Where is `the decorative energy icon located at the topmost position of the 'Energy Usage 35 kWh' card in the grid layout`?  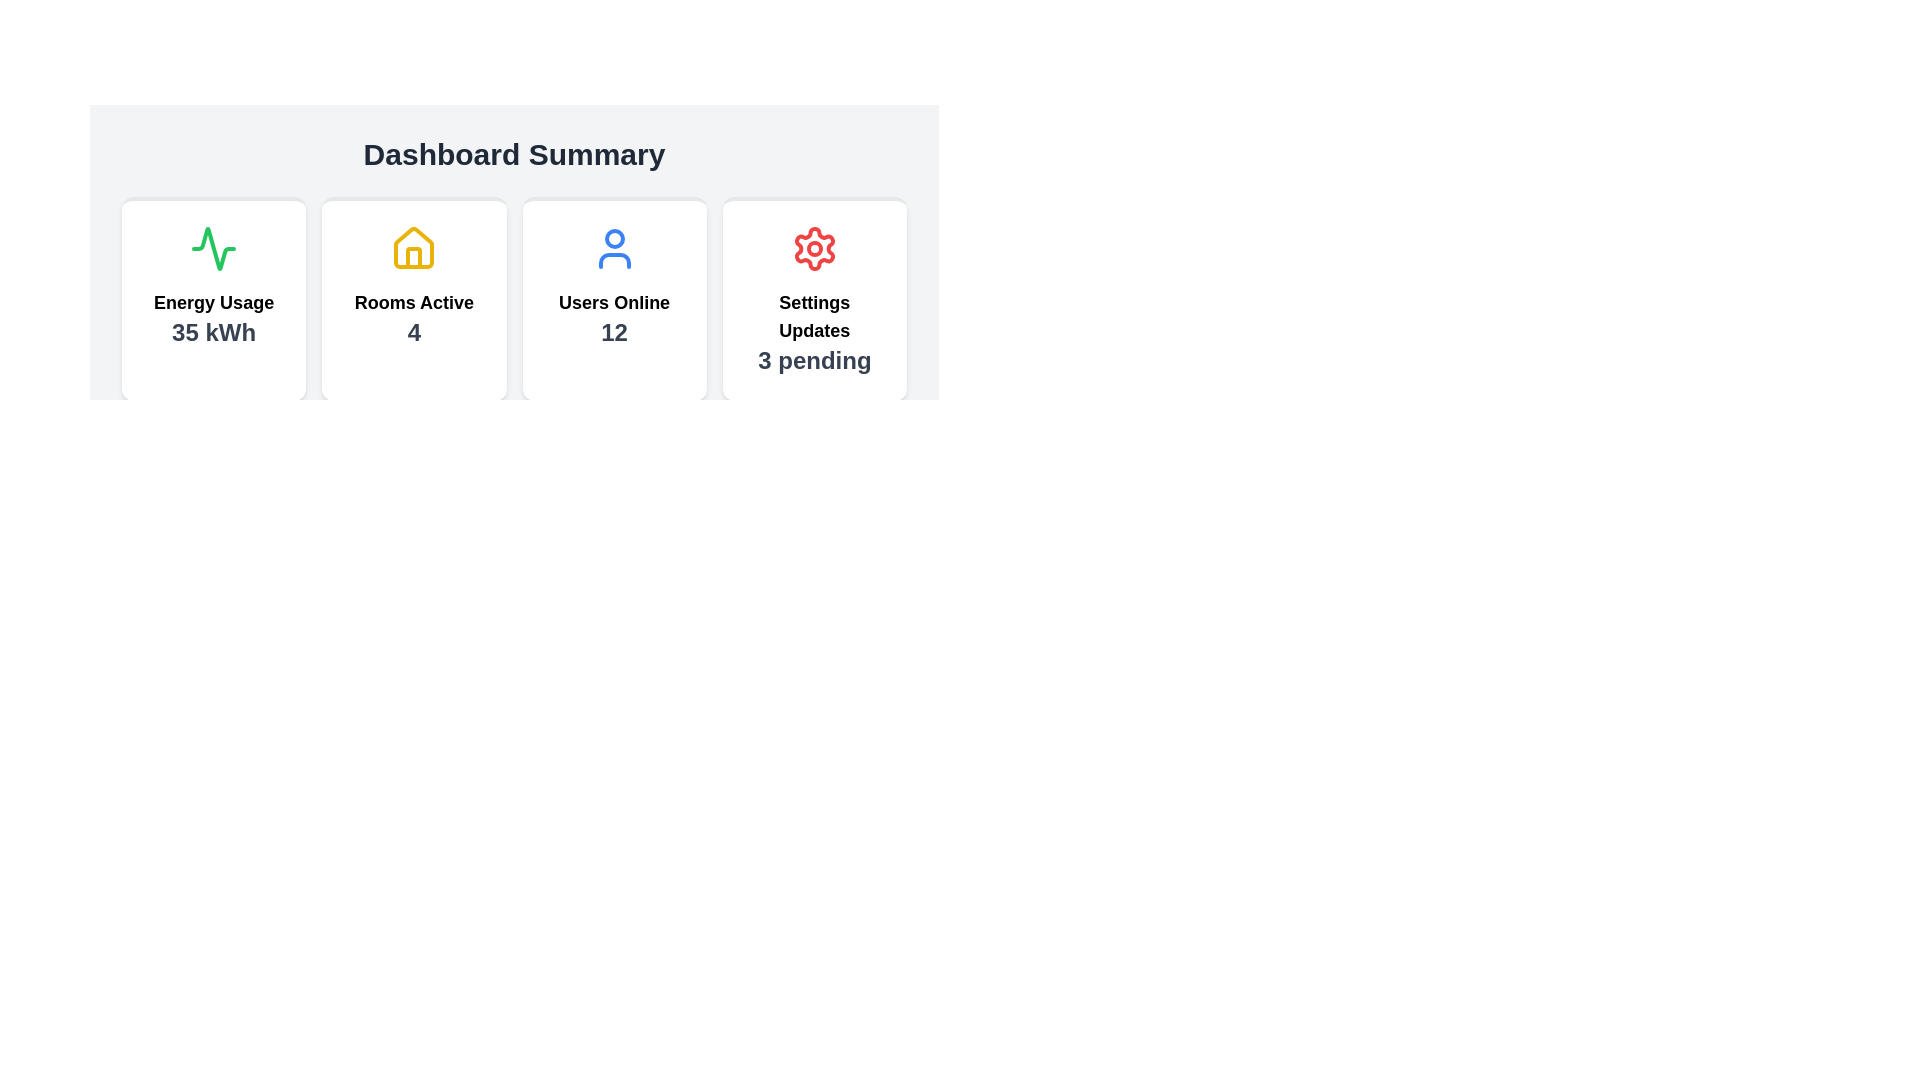 the decorative energy icon located at the topmost position of the 'Energy Usage 35 kWh' card in the grid layout is located at coordinates (214, 248).